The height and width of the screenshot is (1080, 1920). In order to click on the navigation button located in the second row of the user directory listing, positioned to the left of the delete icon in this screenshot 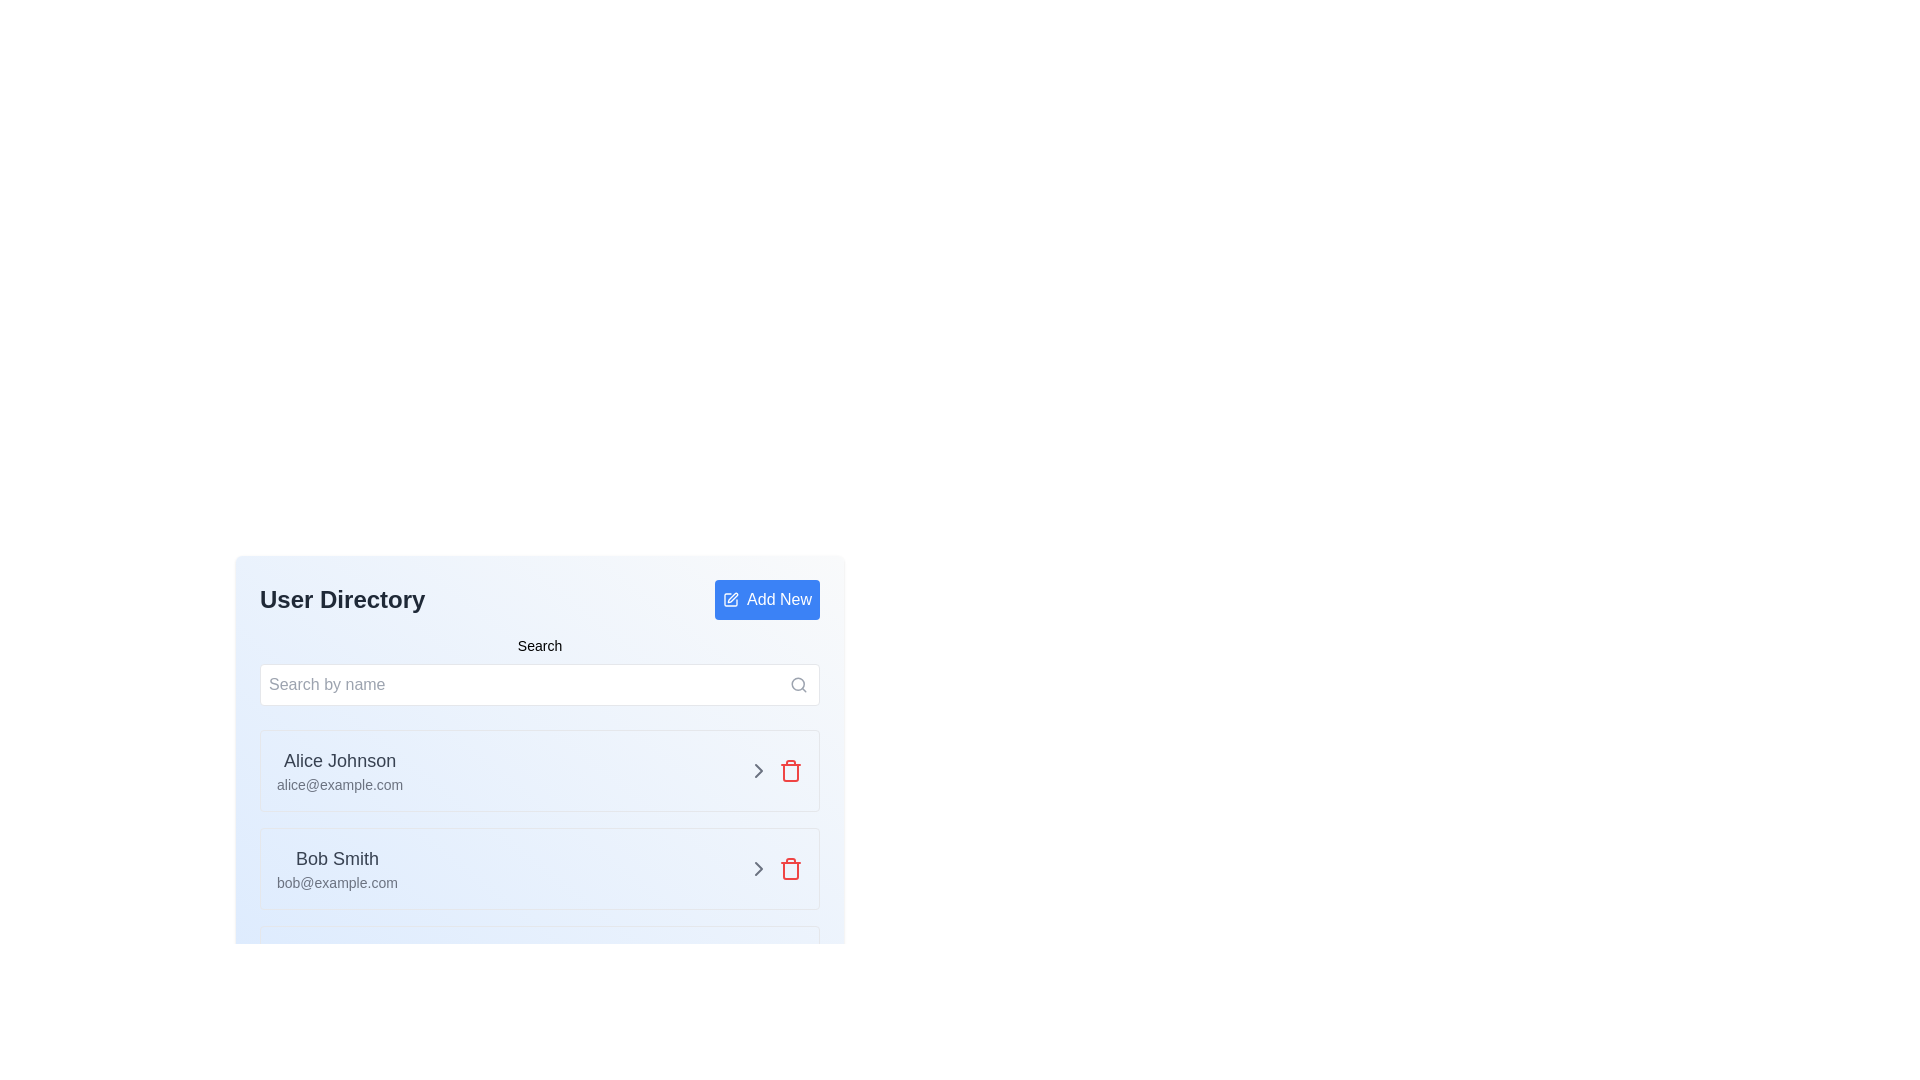, I will do `click(757, 770)`.